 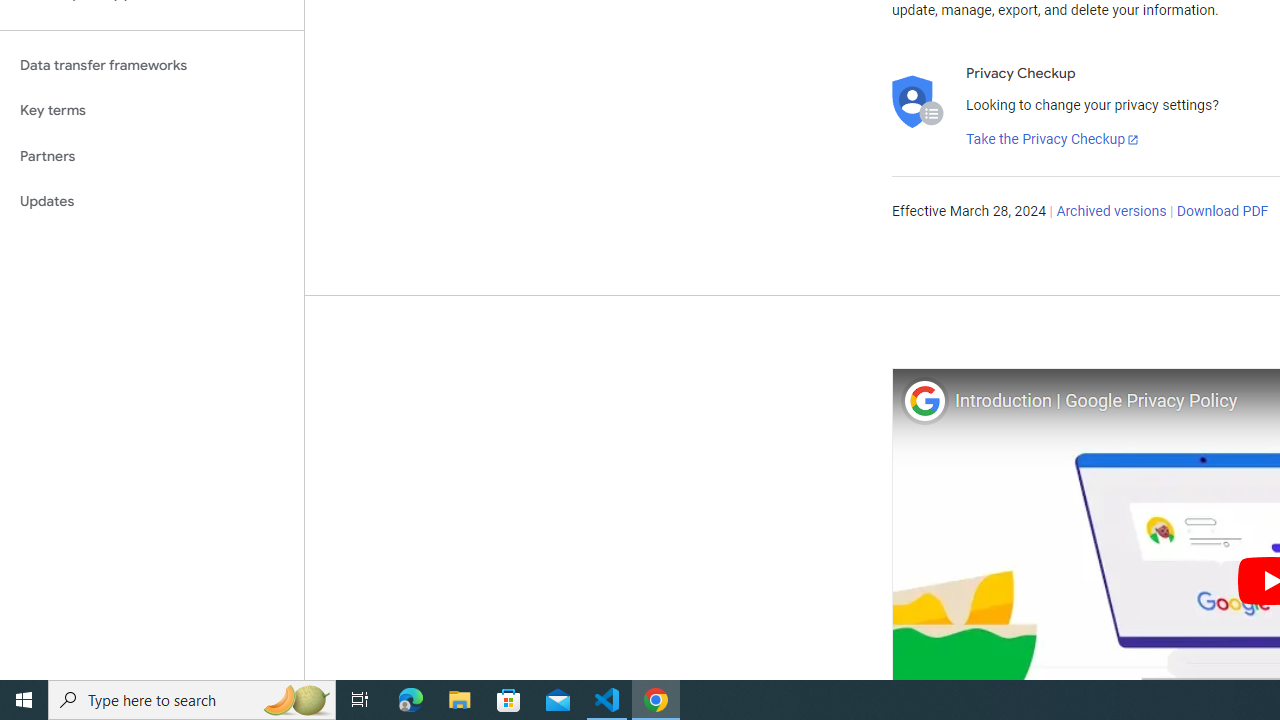 What do you see at coordinates (1052, 139) in the screenshot?
I see `'Take the Privacy Checkup'` at bounding box center [1052, 139].